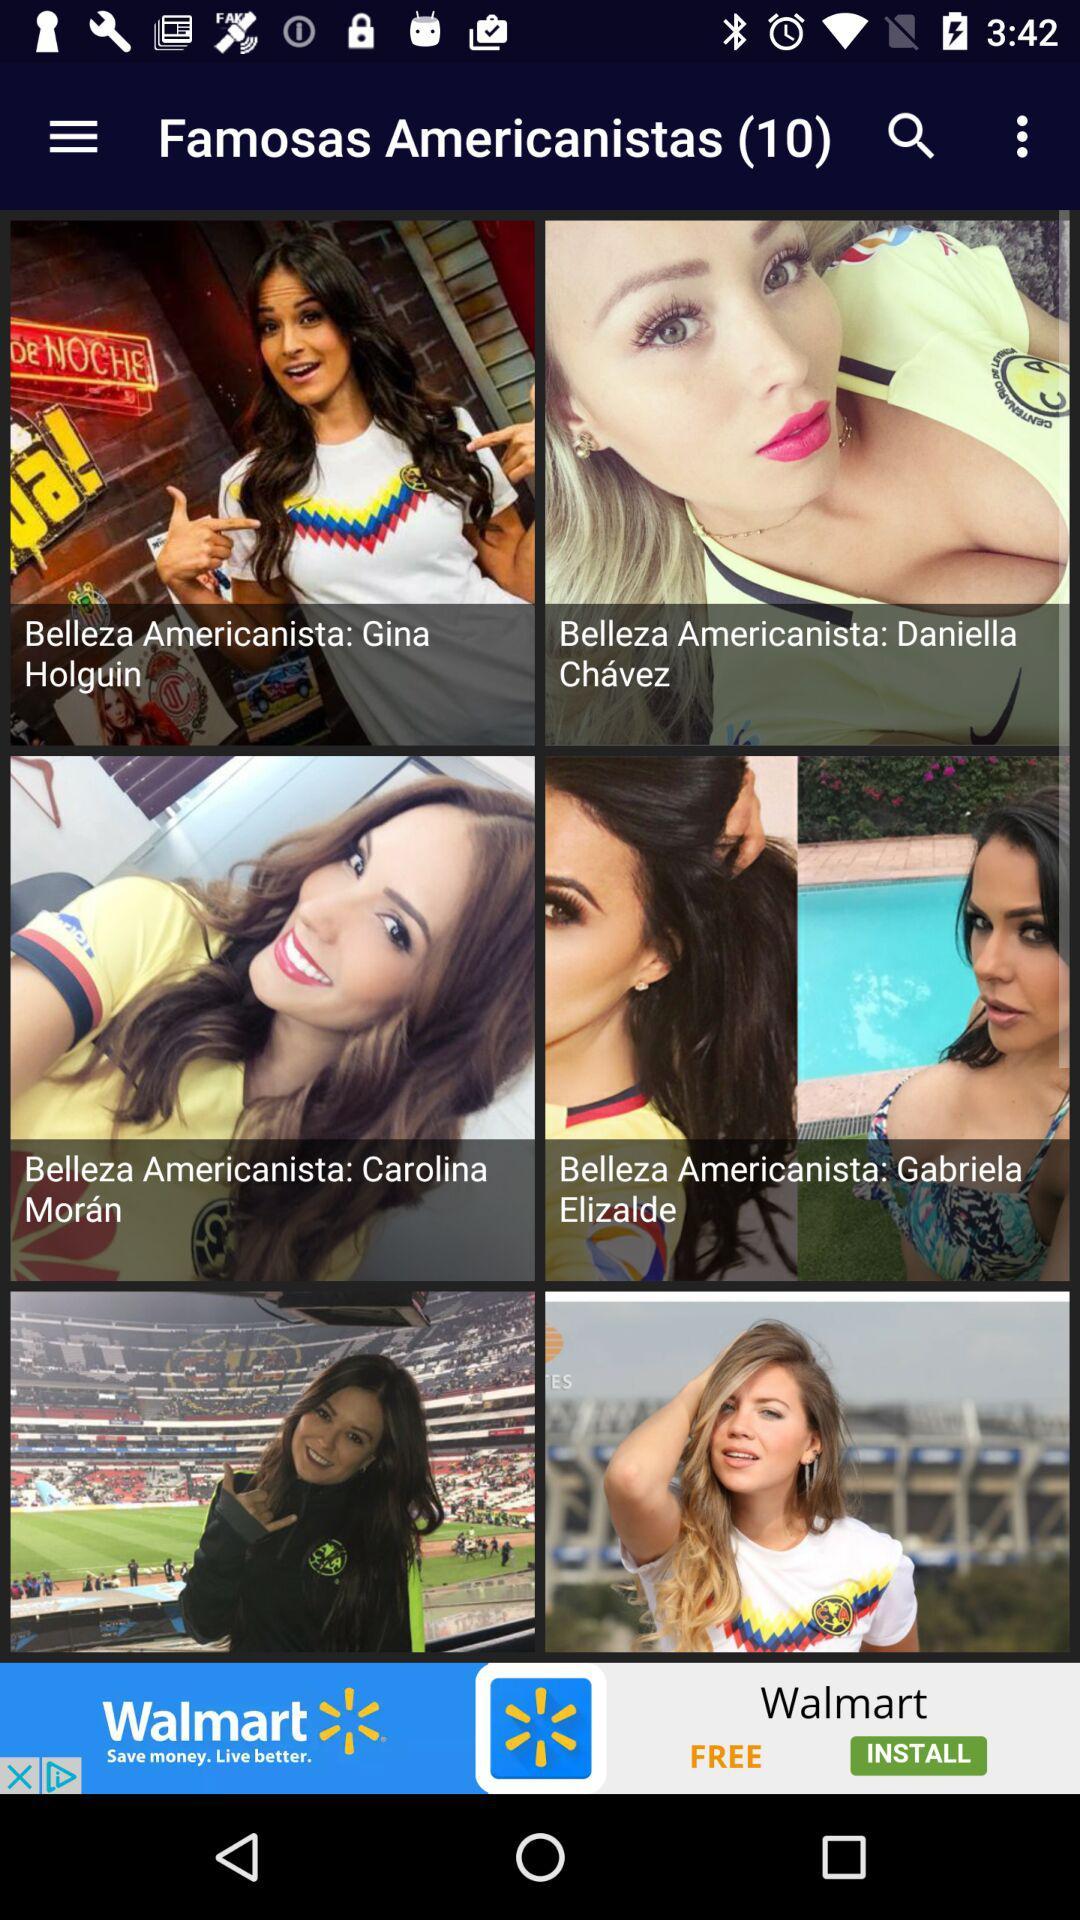 The height and width of the screenshot is (1920, 1080). Describe the element at coordinates (540, 1727) in the screenshot. I see `banner advertisement` at that location.